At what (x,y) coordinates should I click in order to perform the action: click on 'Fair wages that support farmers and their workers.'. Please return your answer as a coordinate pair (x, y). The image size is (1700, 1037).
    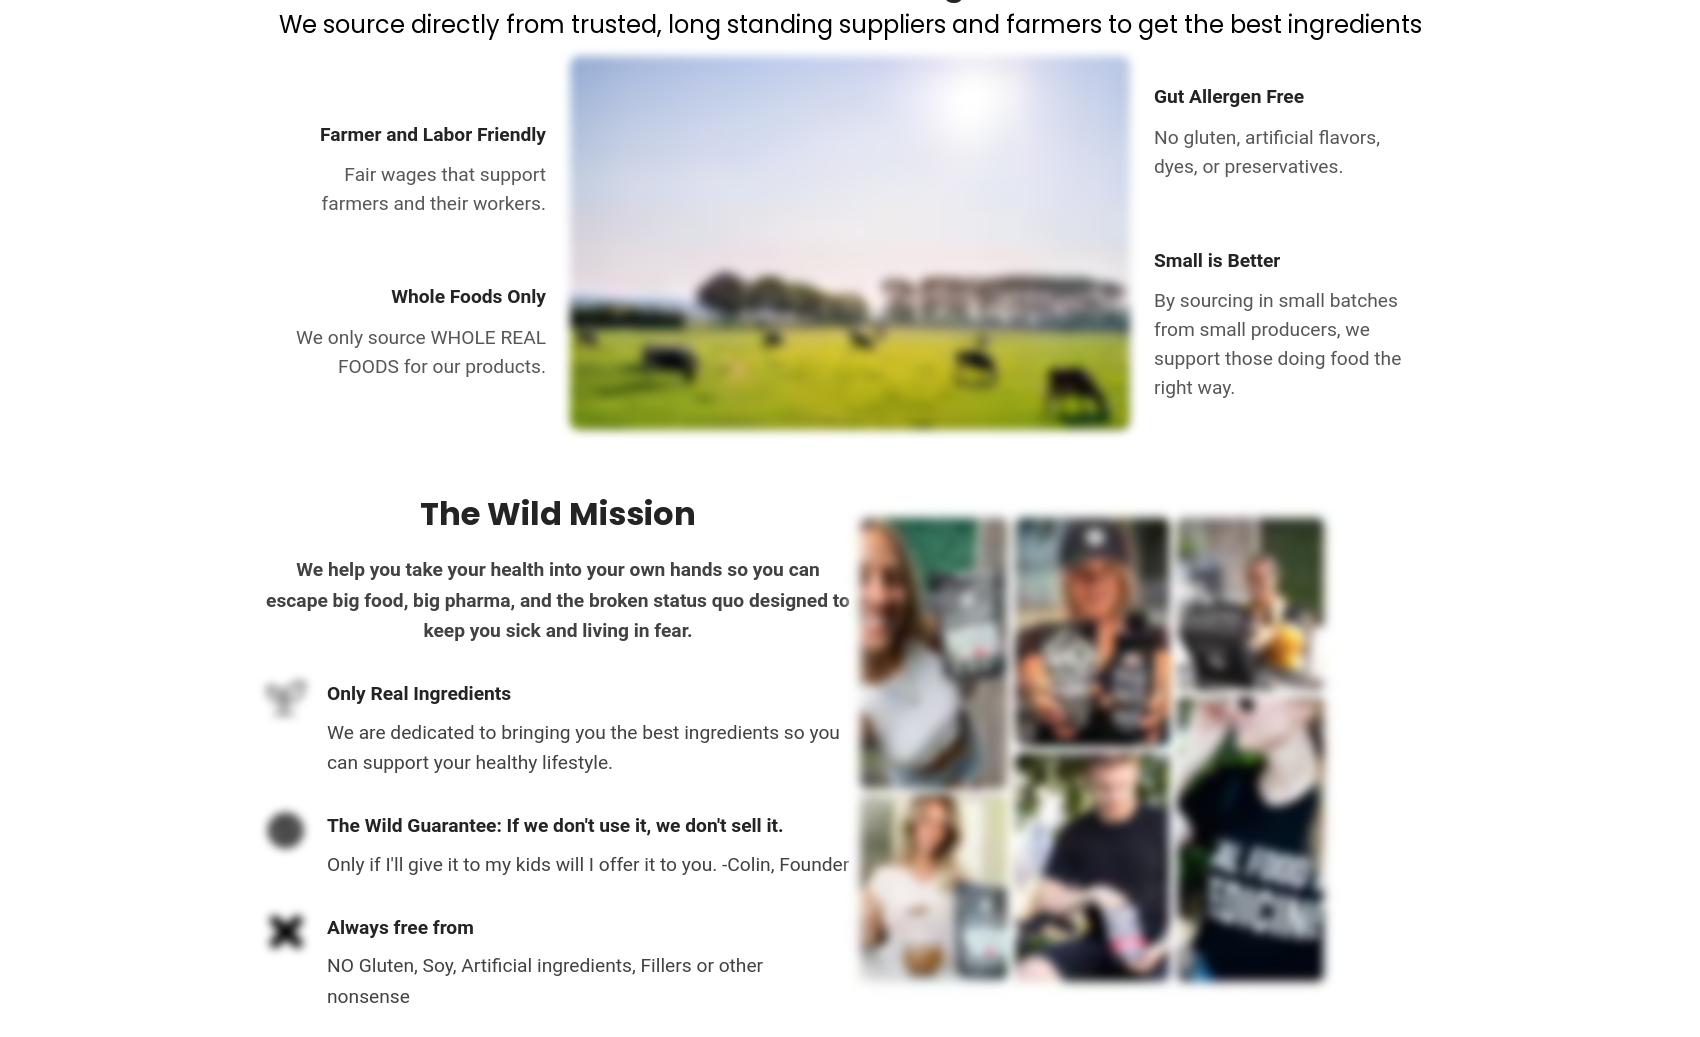
    Looking at the image, I should click on (433, 188).